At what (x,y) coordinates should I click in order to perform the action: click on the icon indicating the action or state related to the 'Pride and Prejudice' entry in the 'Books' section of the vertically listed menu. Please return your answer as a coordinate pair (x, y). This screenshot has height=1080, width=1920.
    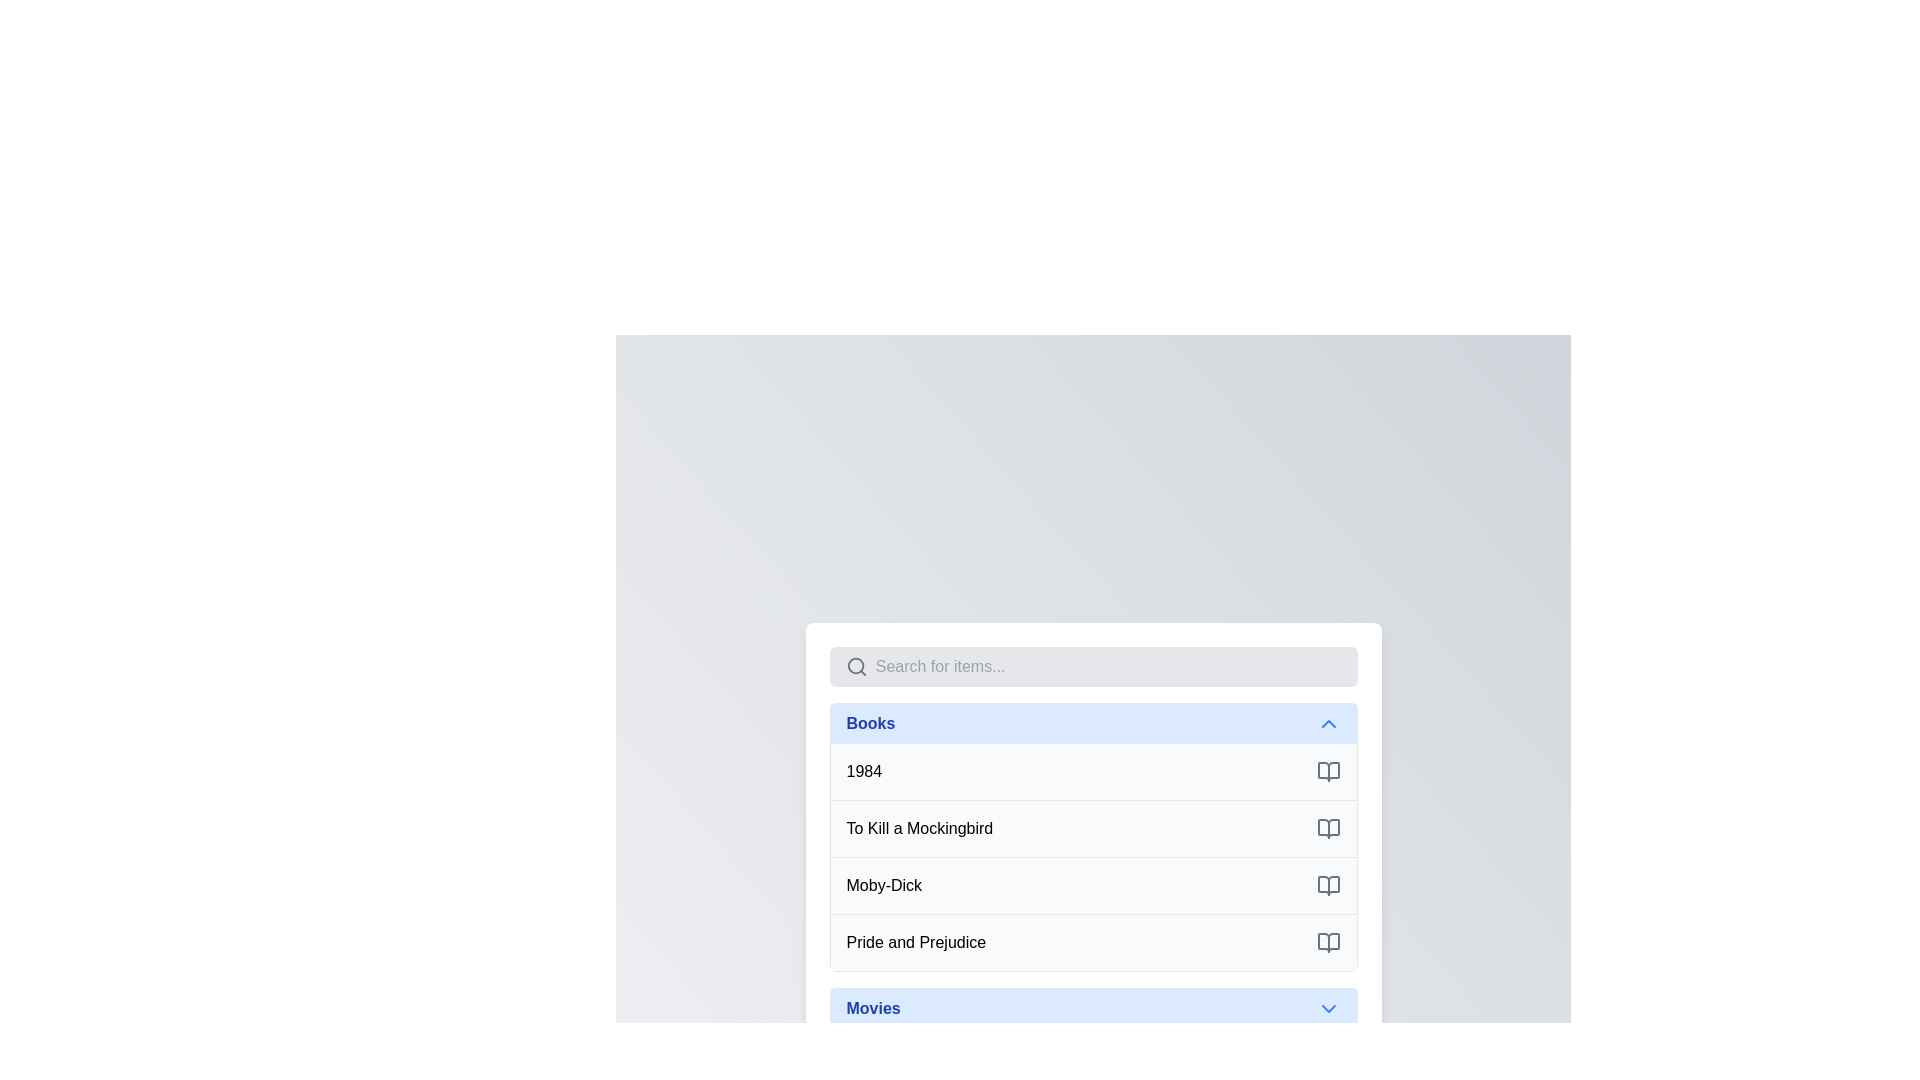
    Looking at the image, I should click on (1328, 942).